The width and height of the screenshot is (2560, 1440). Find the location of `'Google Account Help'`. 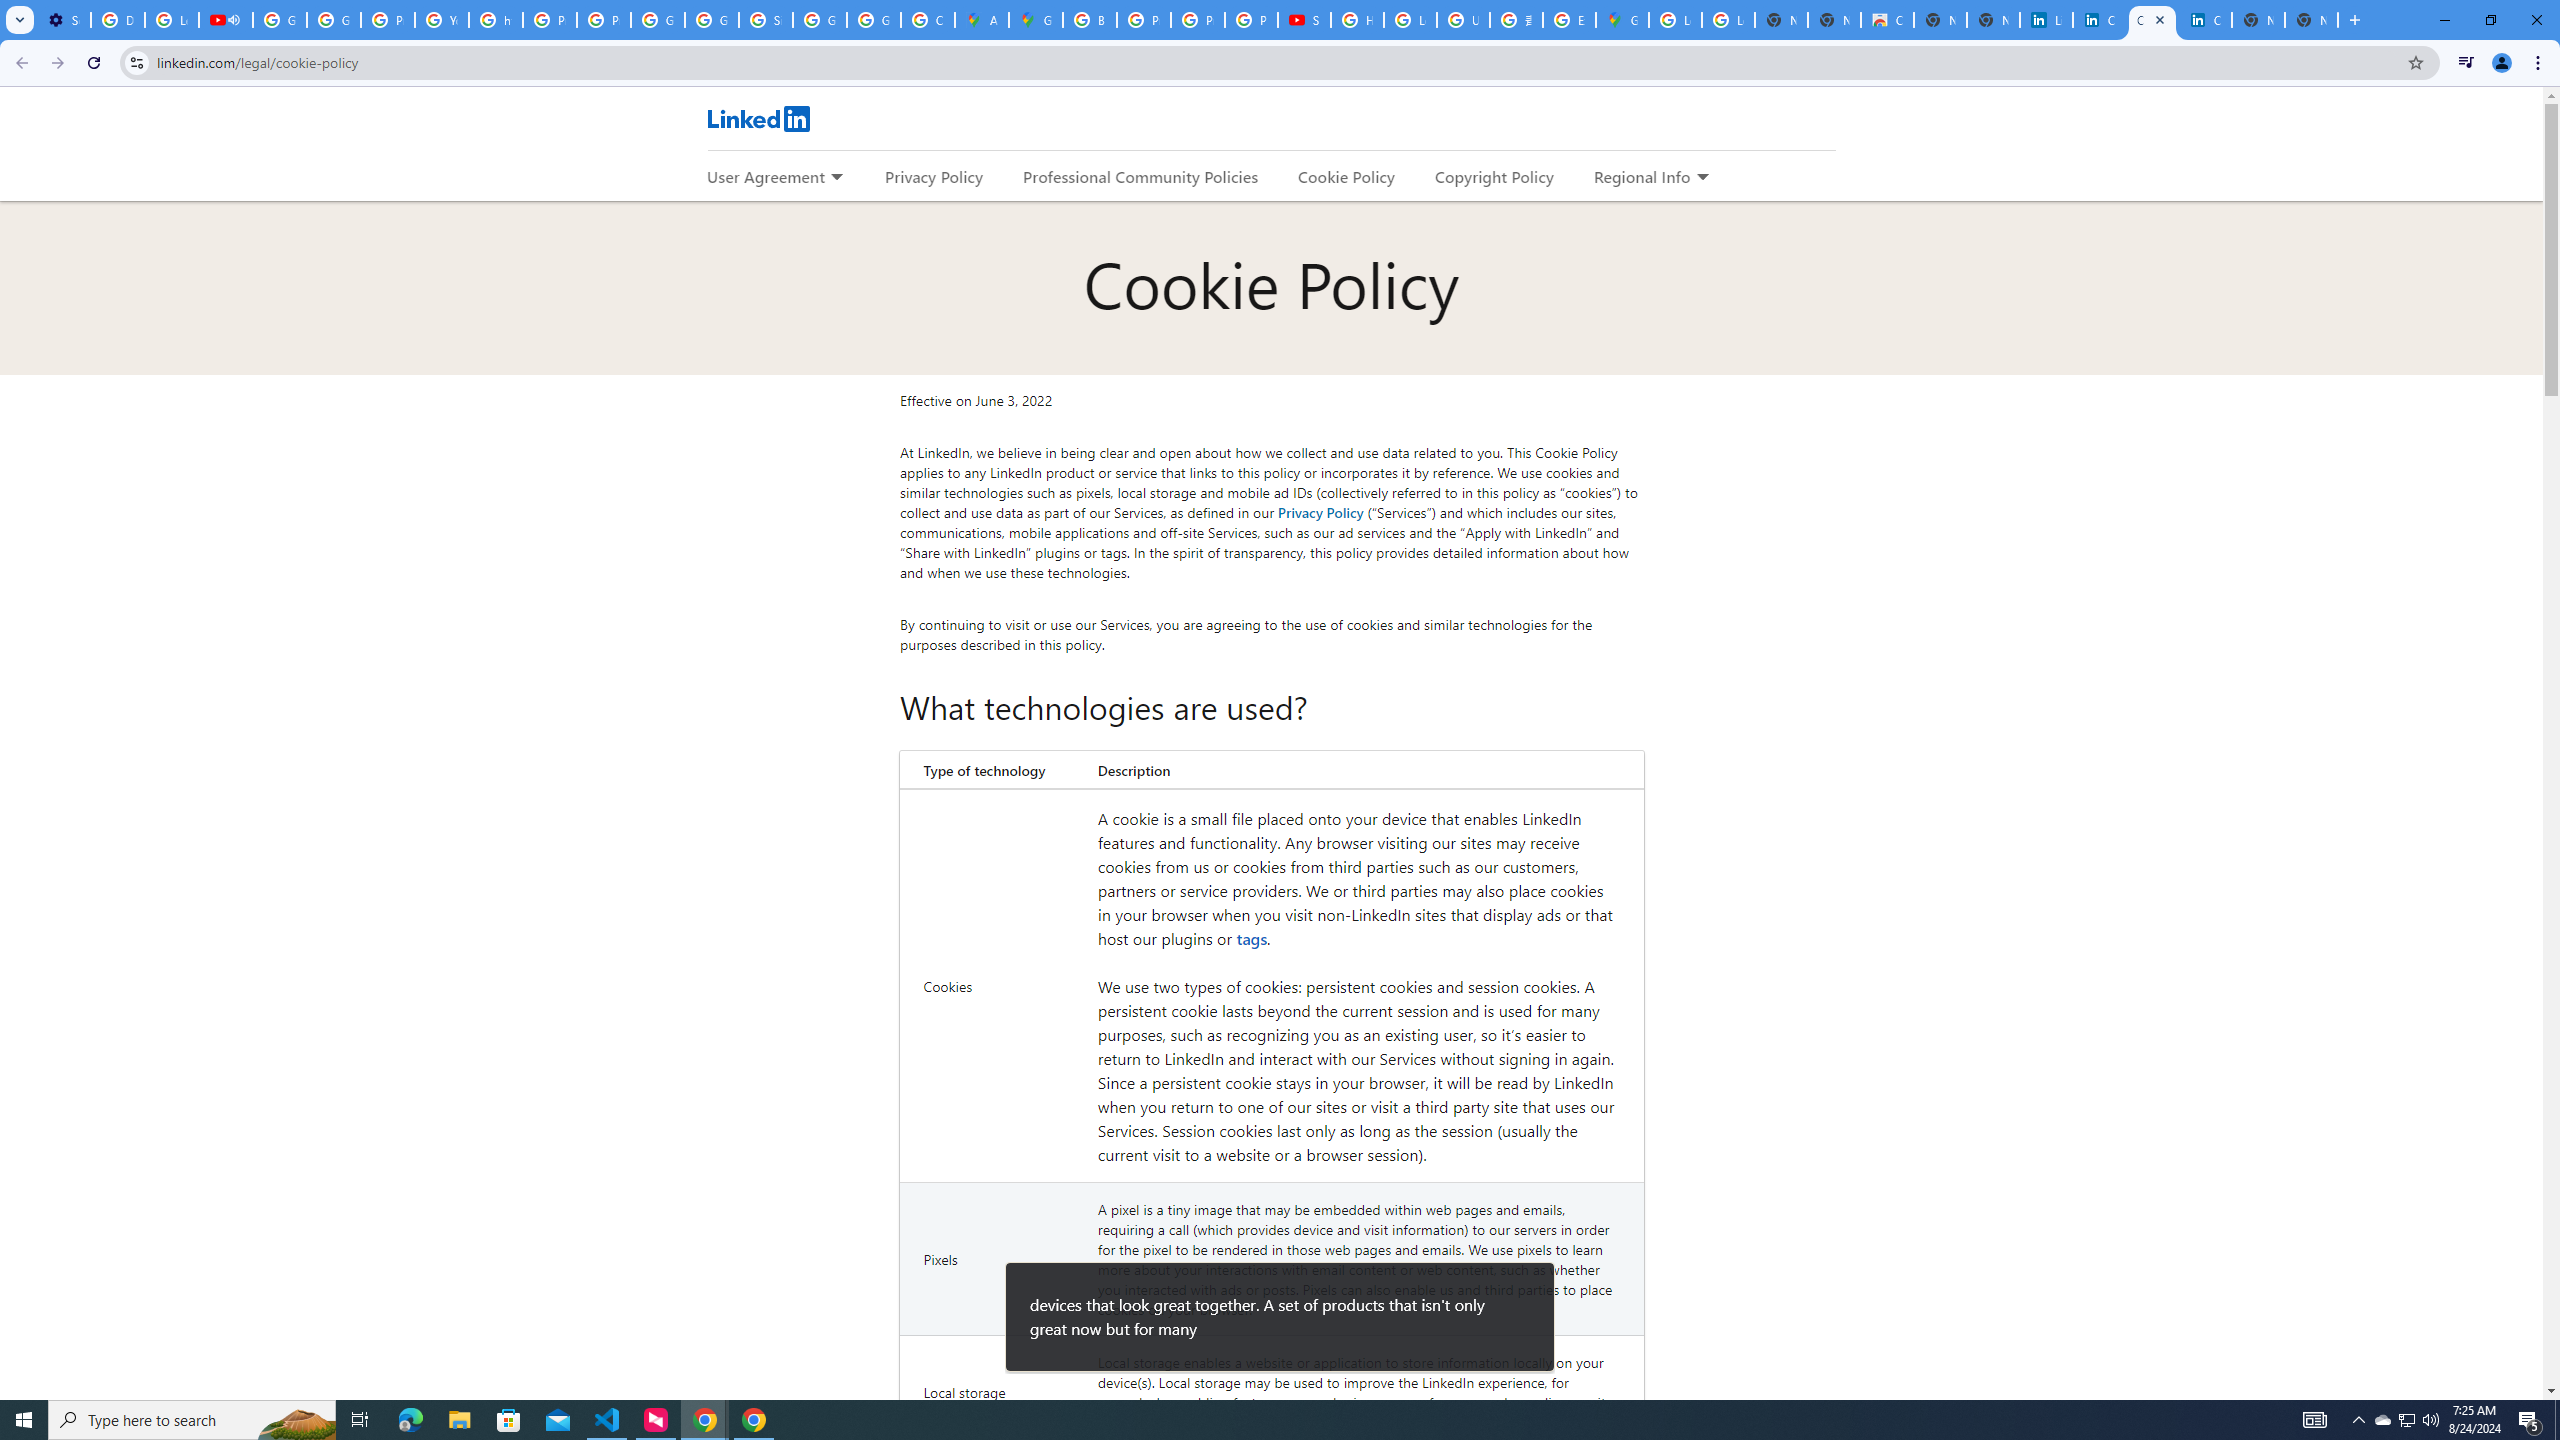

'Google Account Help' is located at coordinates (334, 19).